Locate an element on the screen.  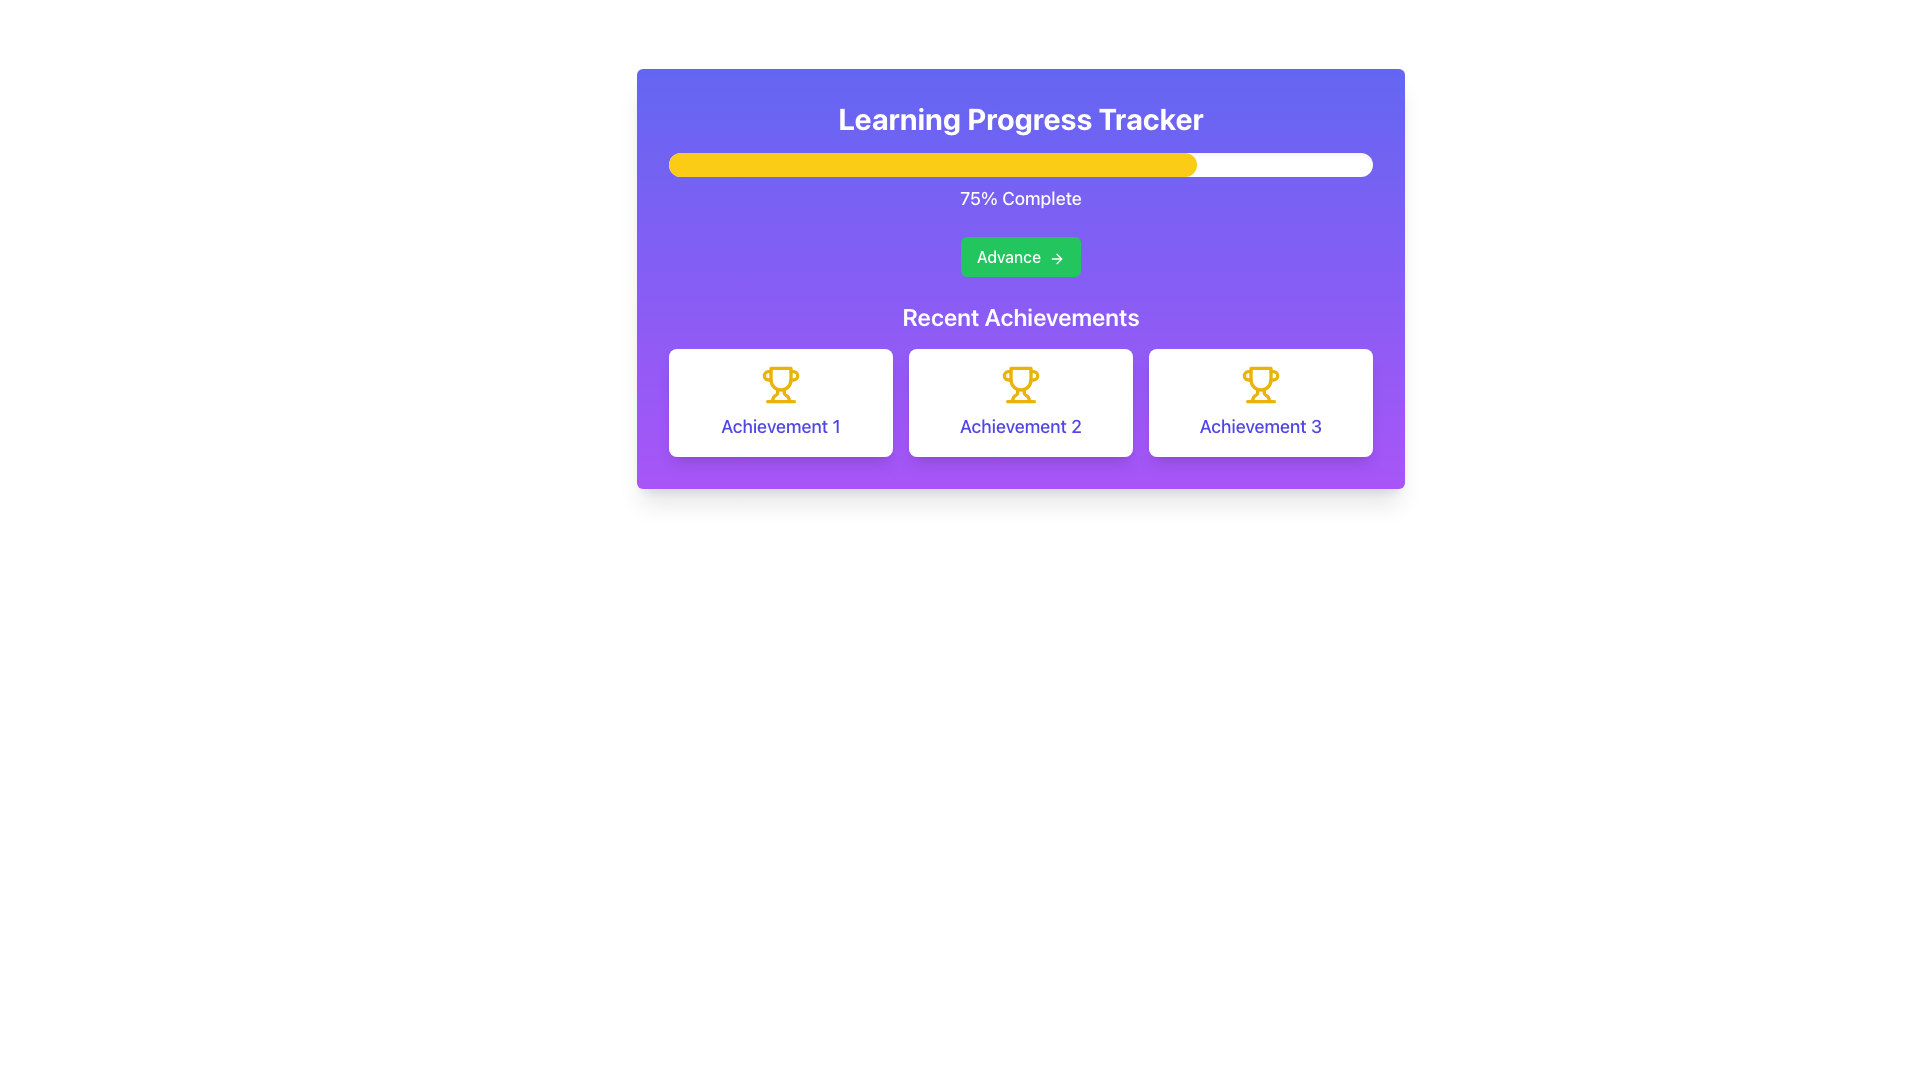
the trophy icon in the 'Recent Achievements' section of the third card labeled 'Achievement 3', which features a golden yellow outline and is centrally aligned above its text label is located at coordinates (1254, 395).